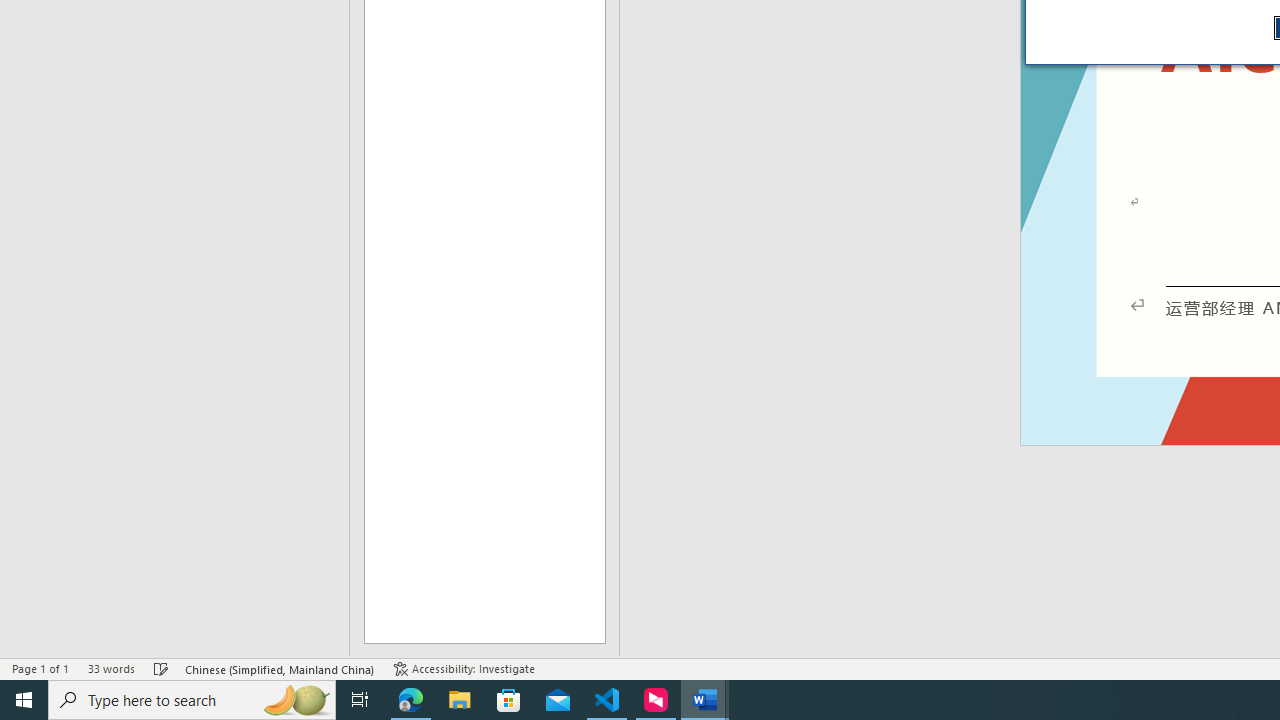 This screenshot has width=1280, height=720. What do you see at coordinates (279, 669) in the screenshot?
I see `'Language Chinese (Simplified, Mainland China)'` at bounding box center [279, 669].